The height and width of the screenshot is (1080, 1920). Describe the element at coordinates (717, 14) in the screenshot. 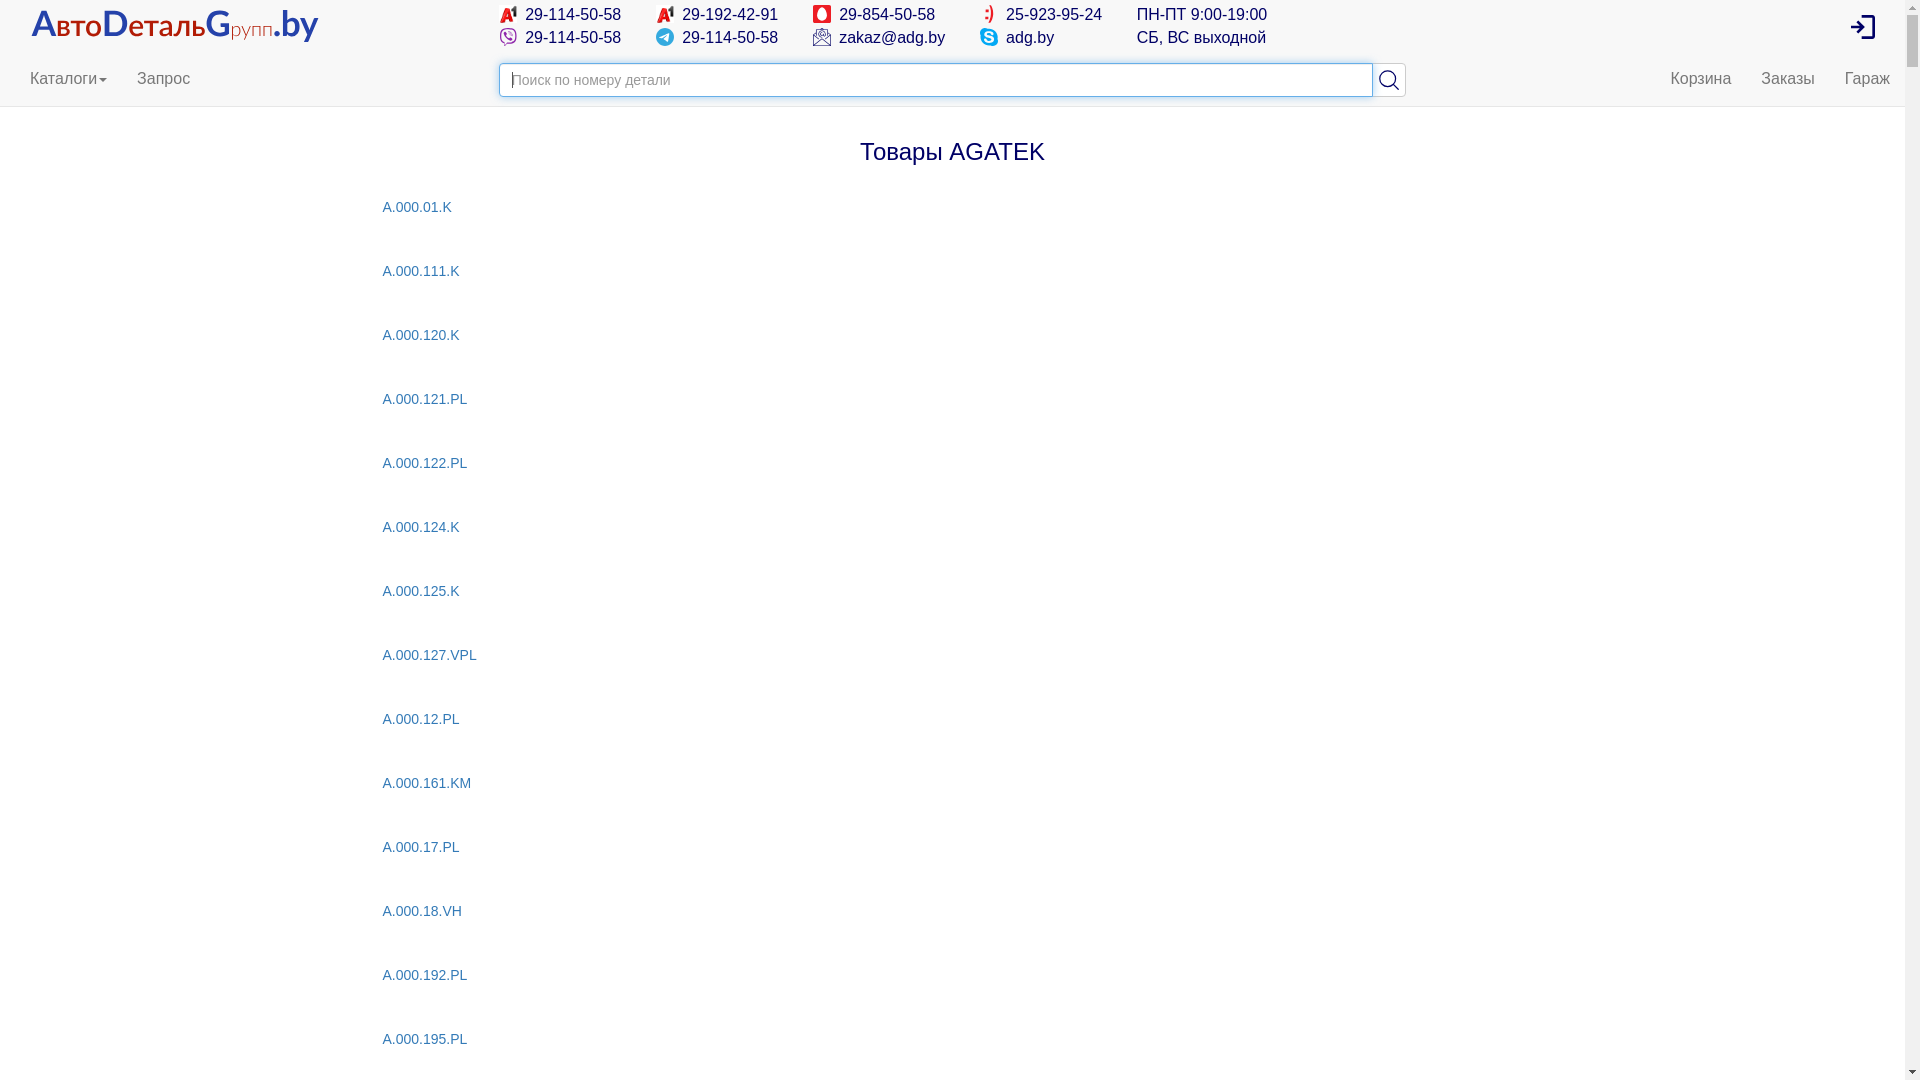

I see `'29-192-42-91'` at that location.